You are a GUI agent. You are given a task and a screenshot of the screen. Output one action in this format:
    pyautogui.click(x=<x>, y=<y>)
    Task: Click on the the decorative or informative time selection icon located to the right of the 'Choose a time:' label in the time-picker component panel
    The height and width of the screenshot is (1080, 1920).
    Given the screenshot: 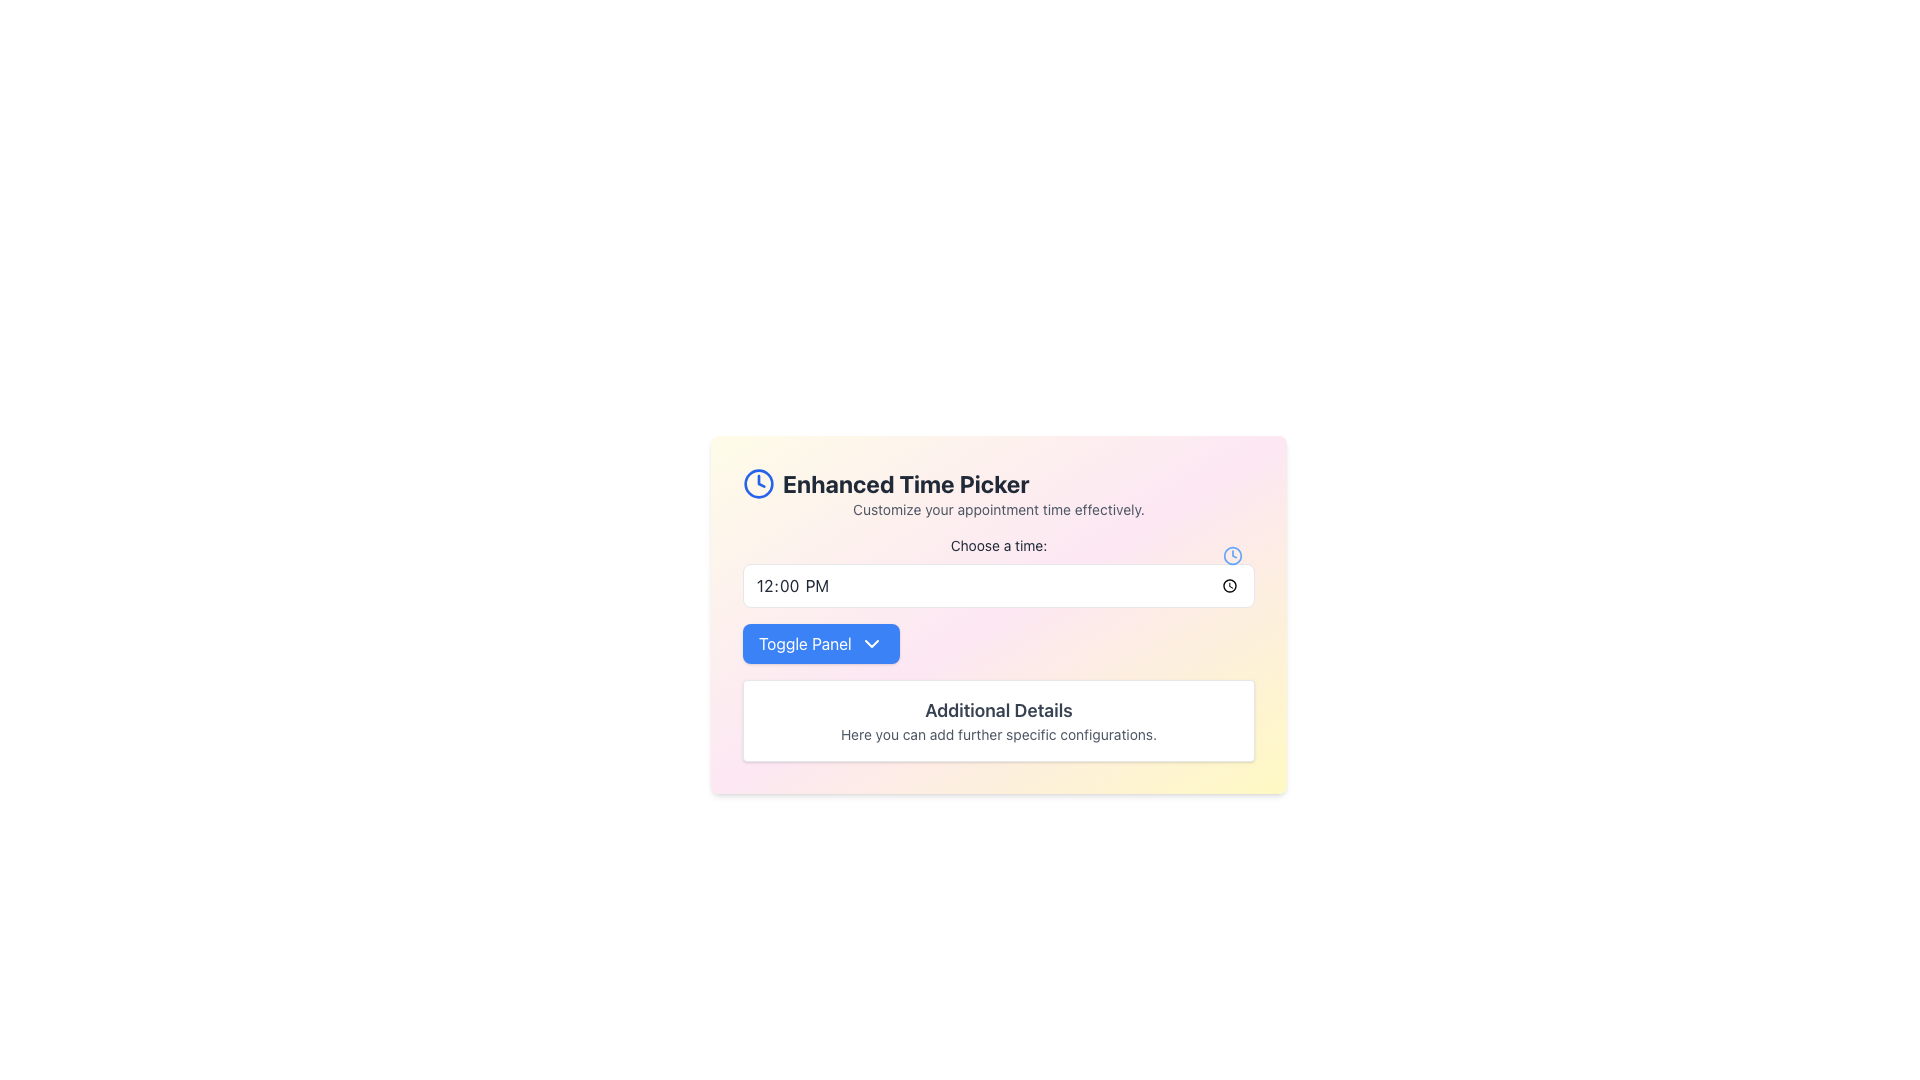 What is the action you would take?
    pyautogui.click(x=1232, y=555)
    